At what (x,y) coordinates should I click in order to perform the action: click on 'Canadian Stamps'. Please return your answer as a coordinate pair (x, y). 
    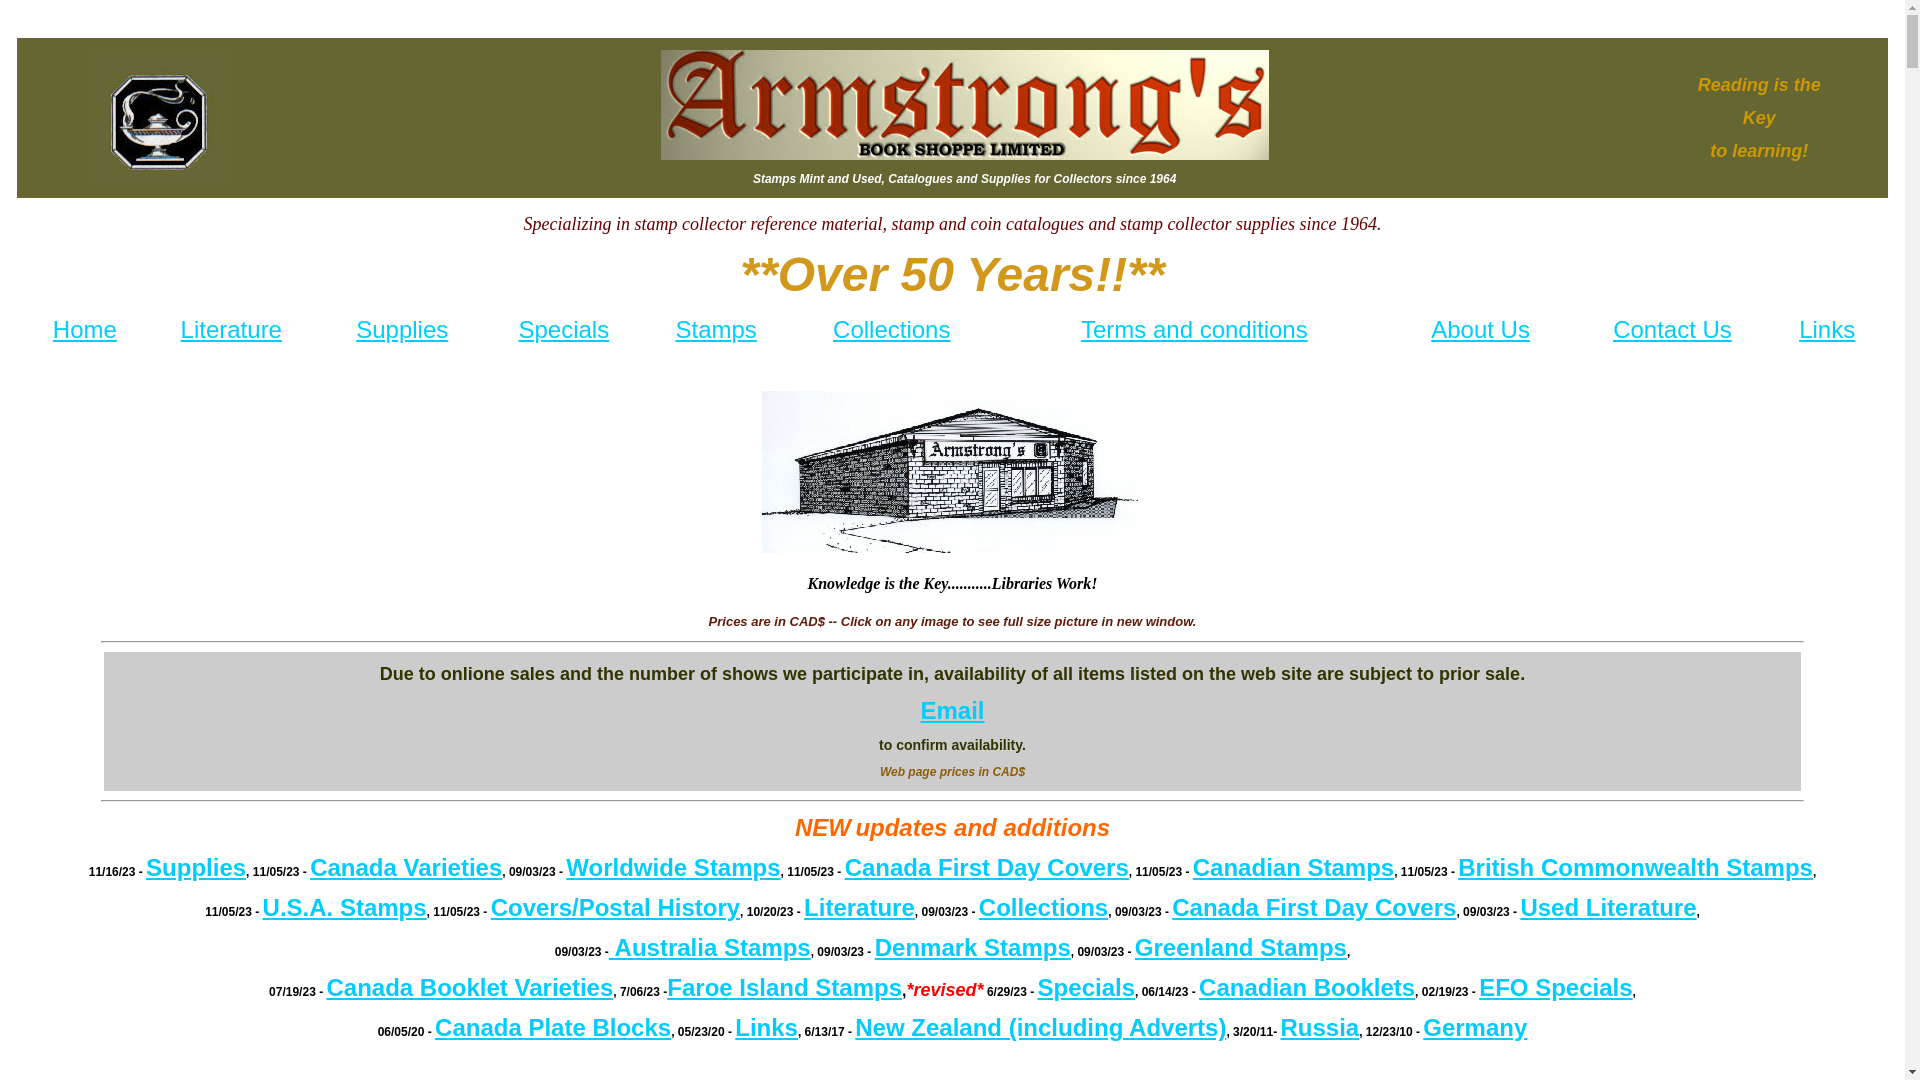
    Looking at the image, I should click on (1293, 866).